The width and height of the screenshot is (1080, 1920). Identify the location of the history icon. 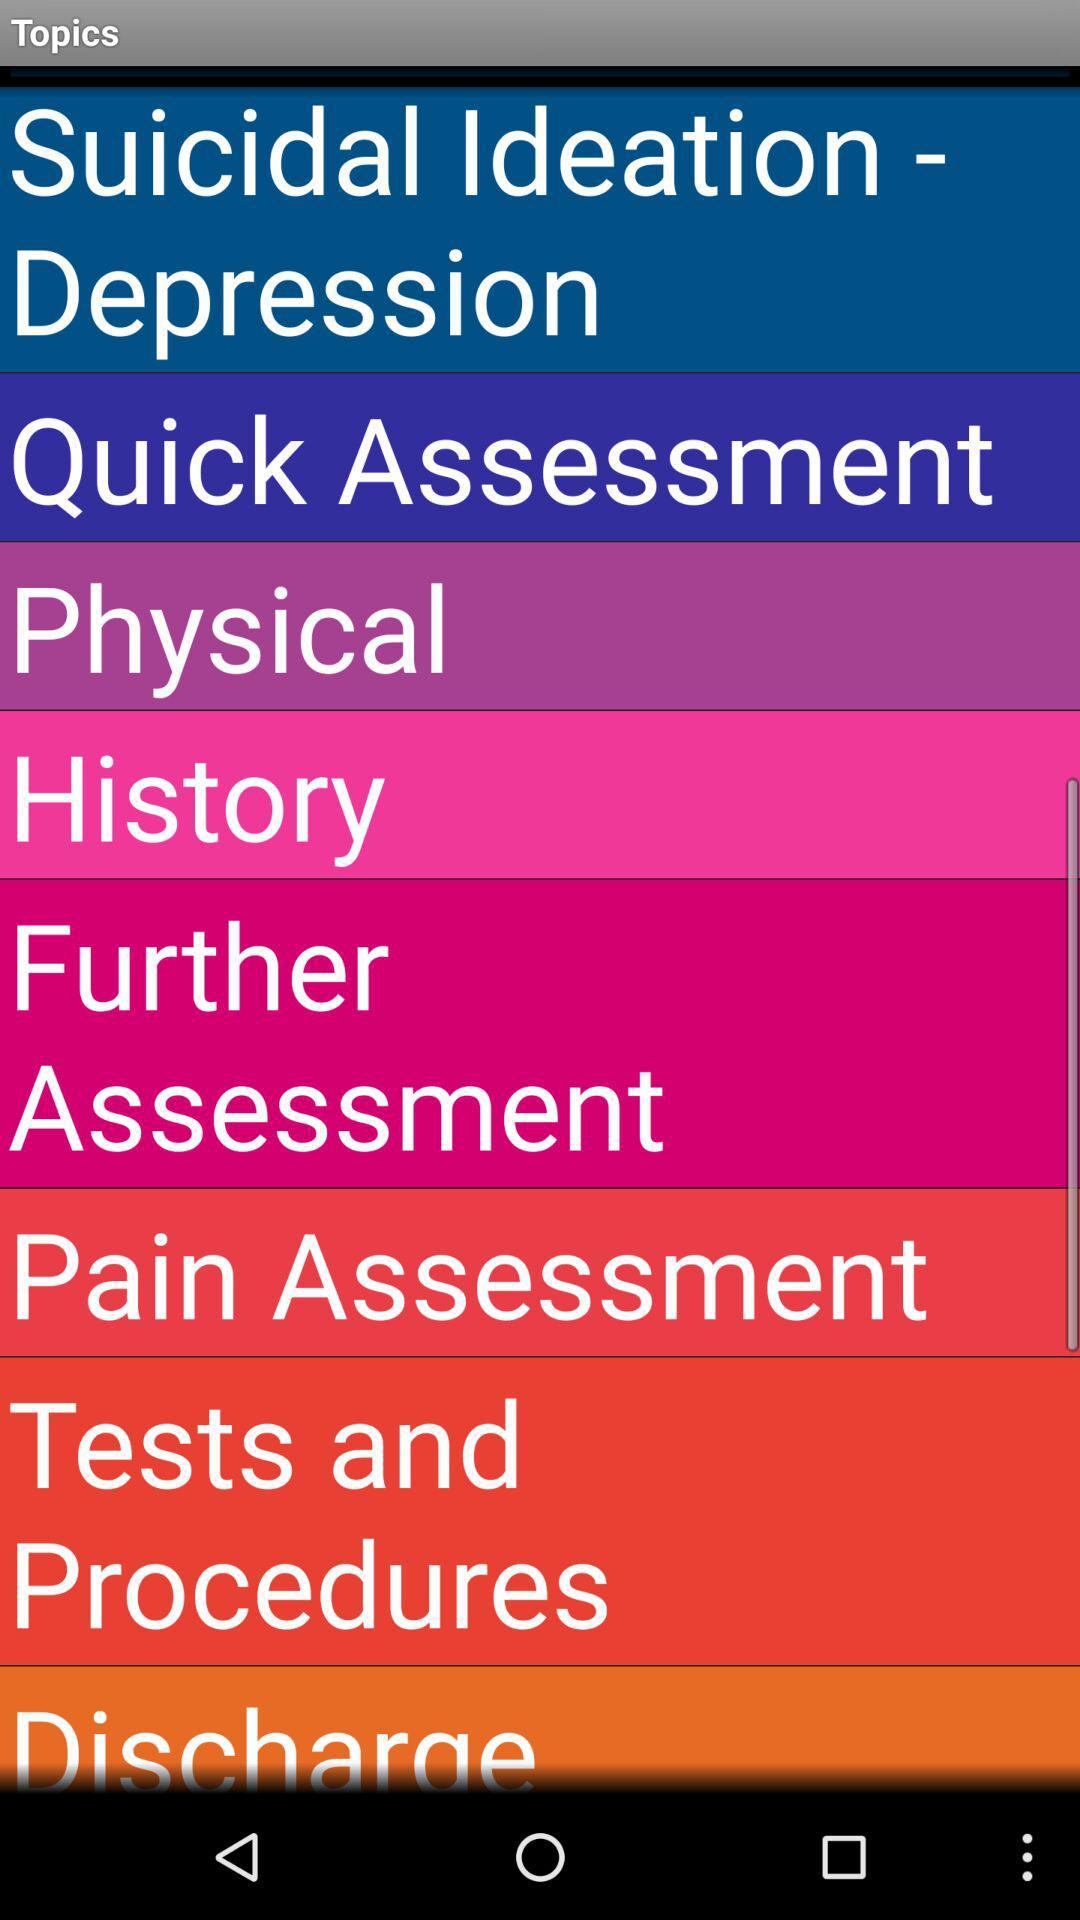
(540, 793).